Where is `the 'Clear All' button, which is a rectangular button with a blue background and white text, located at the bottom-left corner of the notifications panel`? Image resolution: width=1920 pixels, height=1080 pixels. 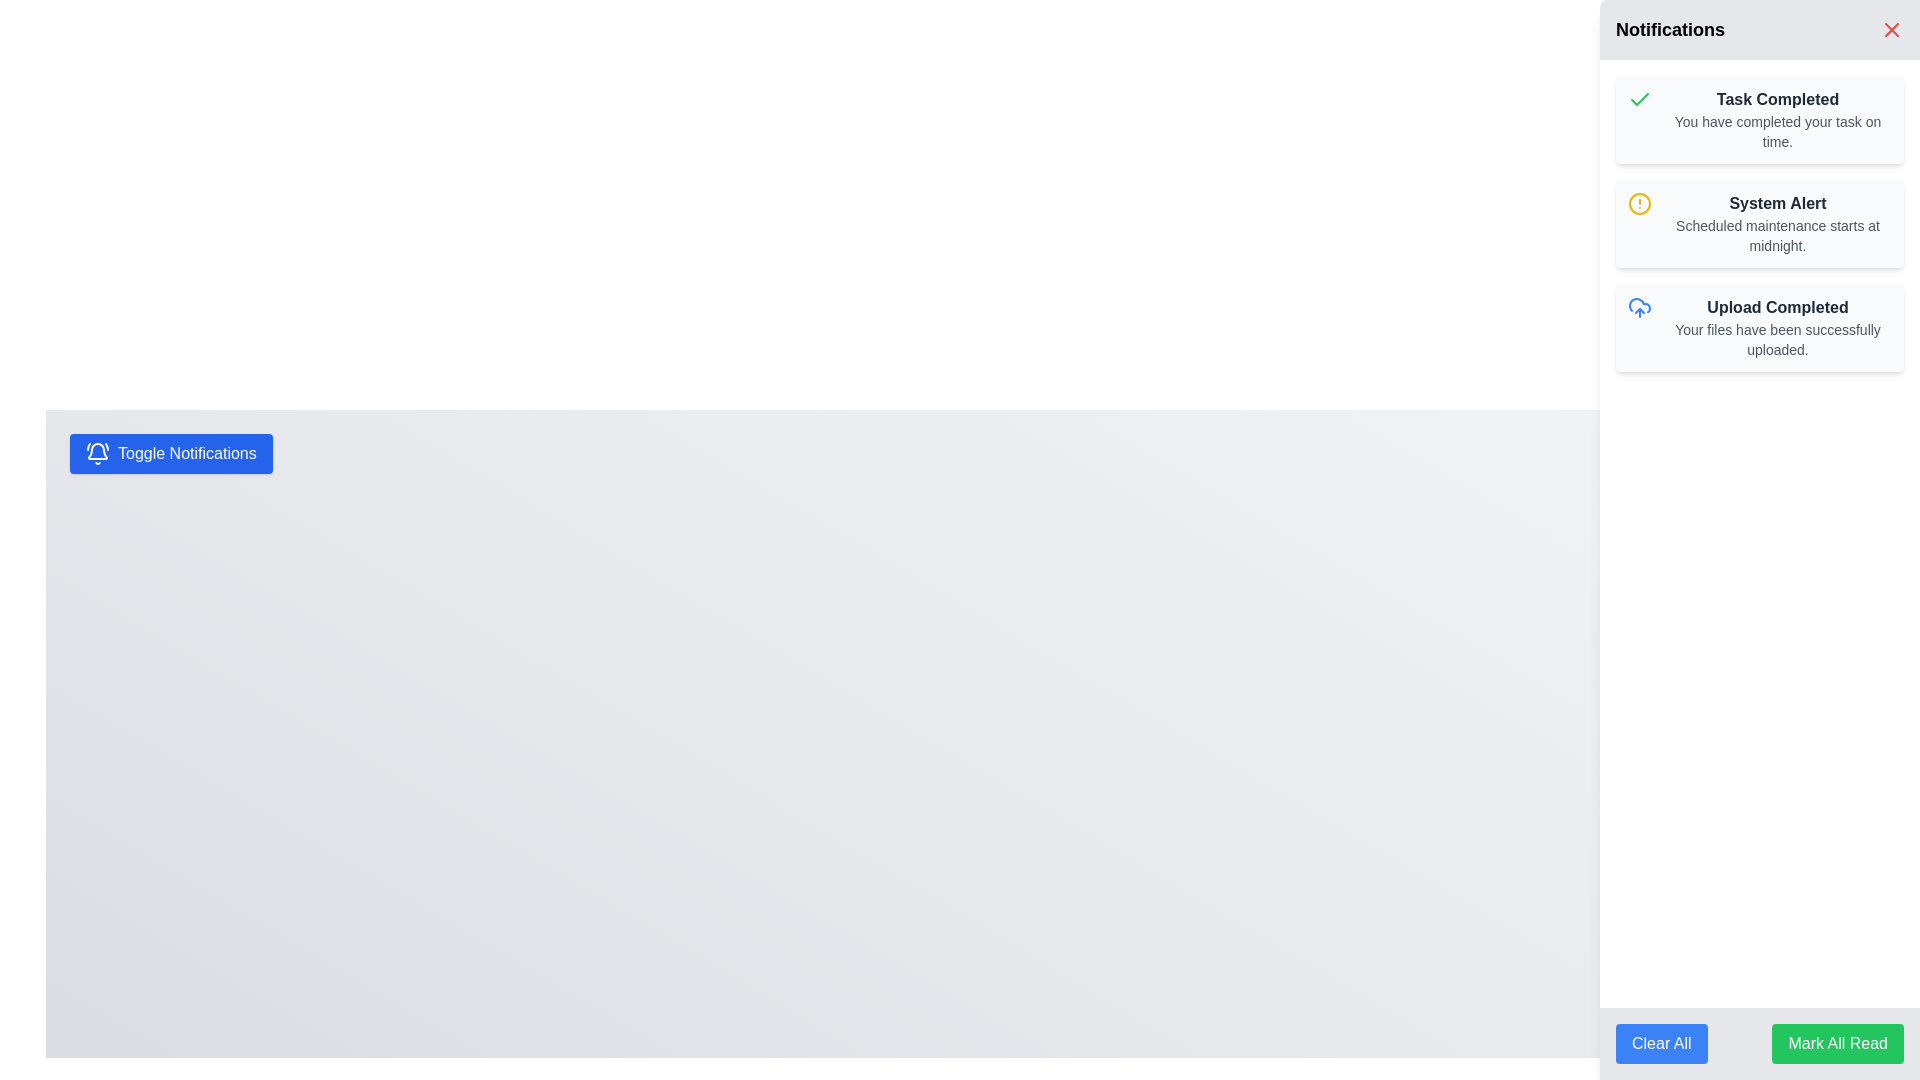
the 'Clear All' button, which is a rectangular button with a blue background and white text, located at the bottom-left corner of the notifications panel is located at coordinates (1661, 1043).